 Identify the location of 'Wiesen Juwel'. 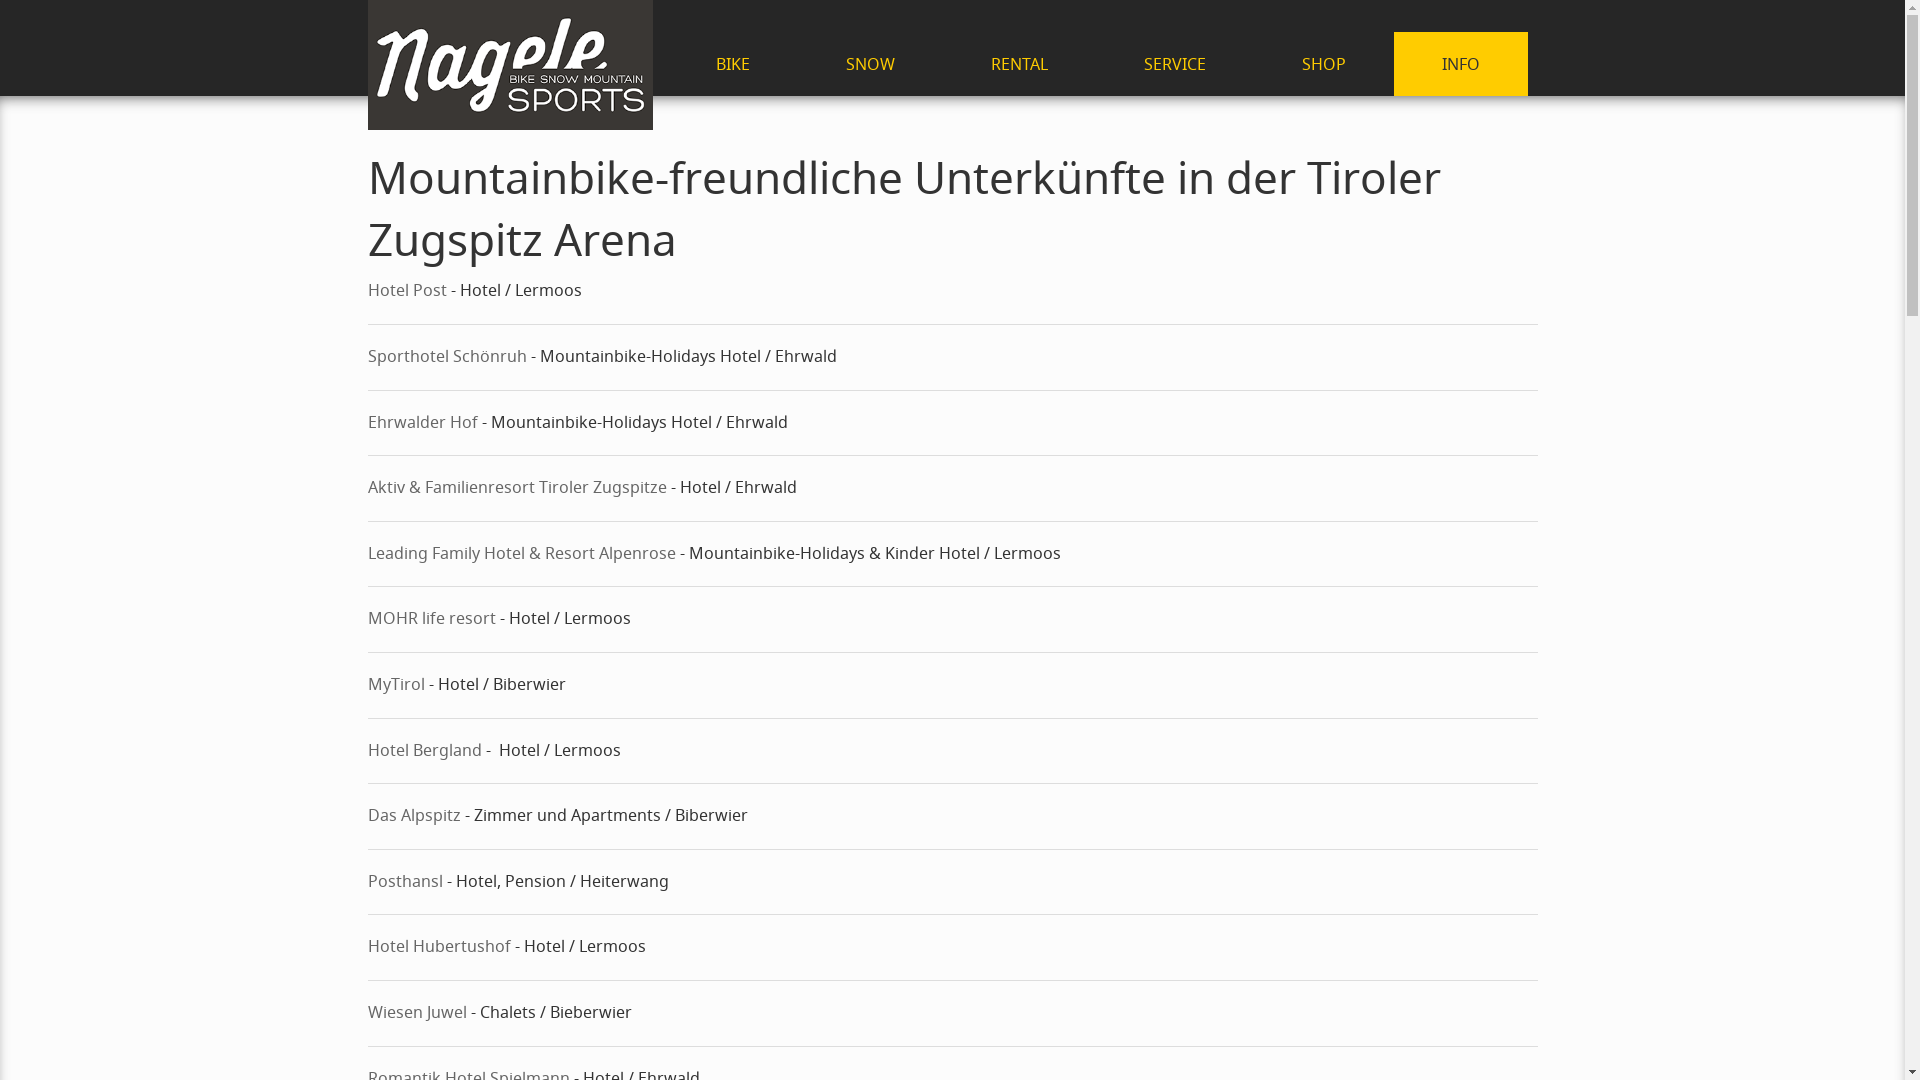
(416, 1011).